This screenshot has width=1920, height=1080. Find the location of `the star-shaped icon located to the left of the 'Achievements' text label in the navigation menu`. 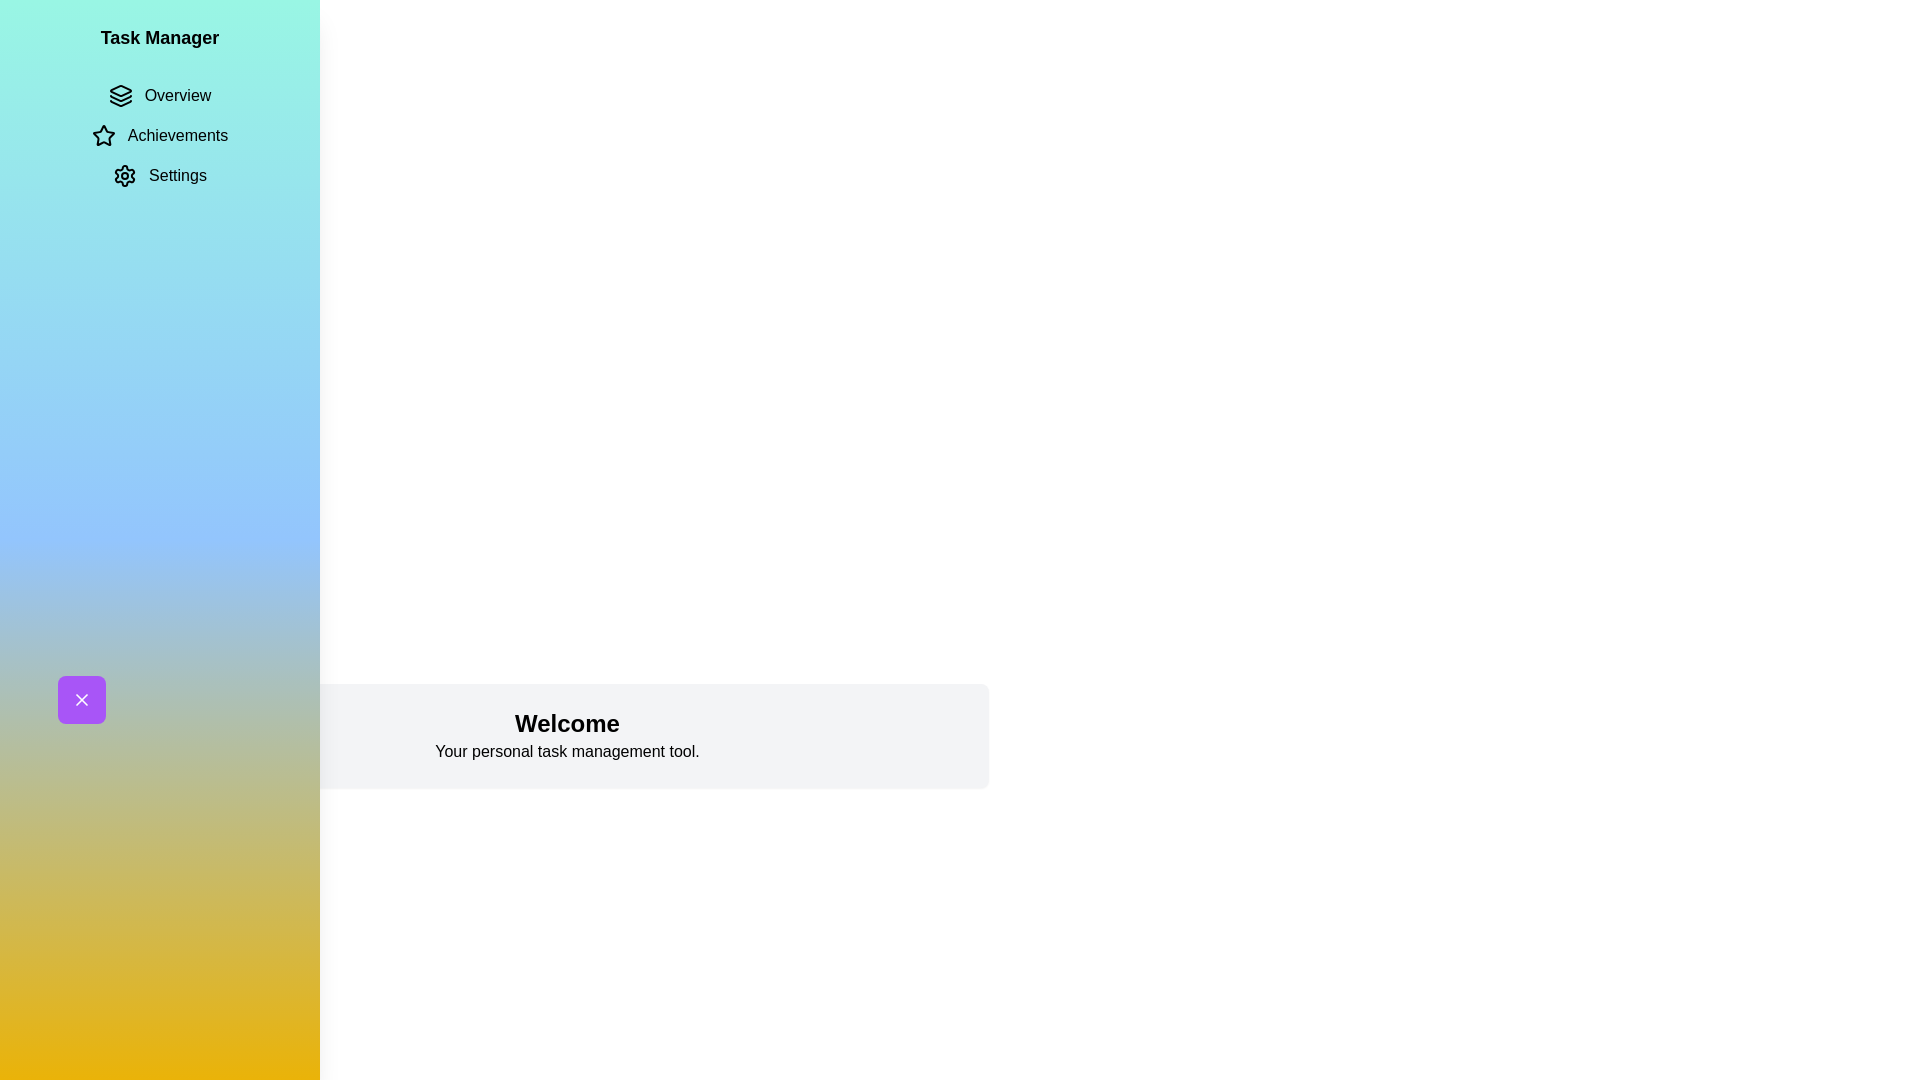

the star-shaped icon located to the left of the 'Achievements' text label in the navigation menu is located at coordinates (102, 135).